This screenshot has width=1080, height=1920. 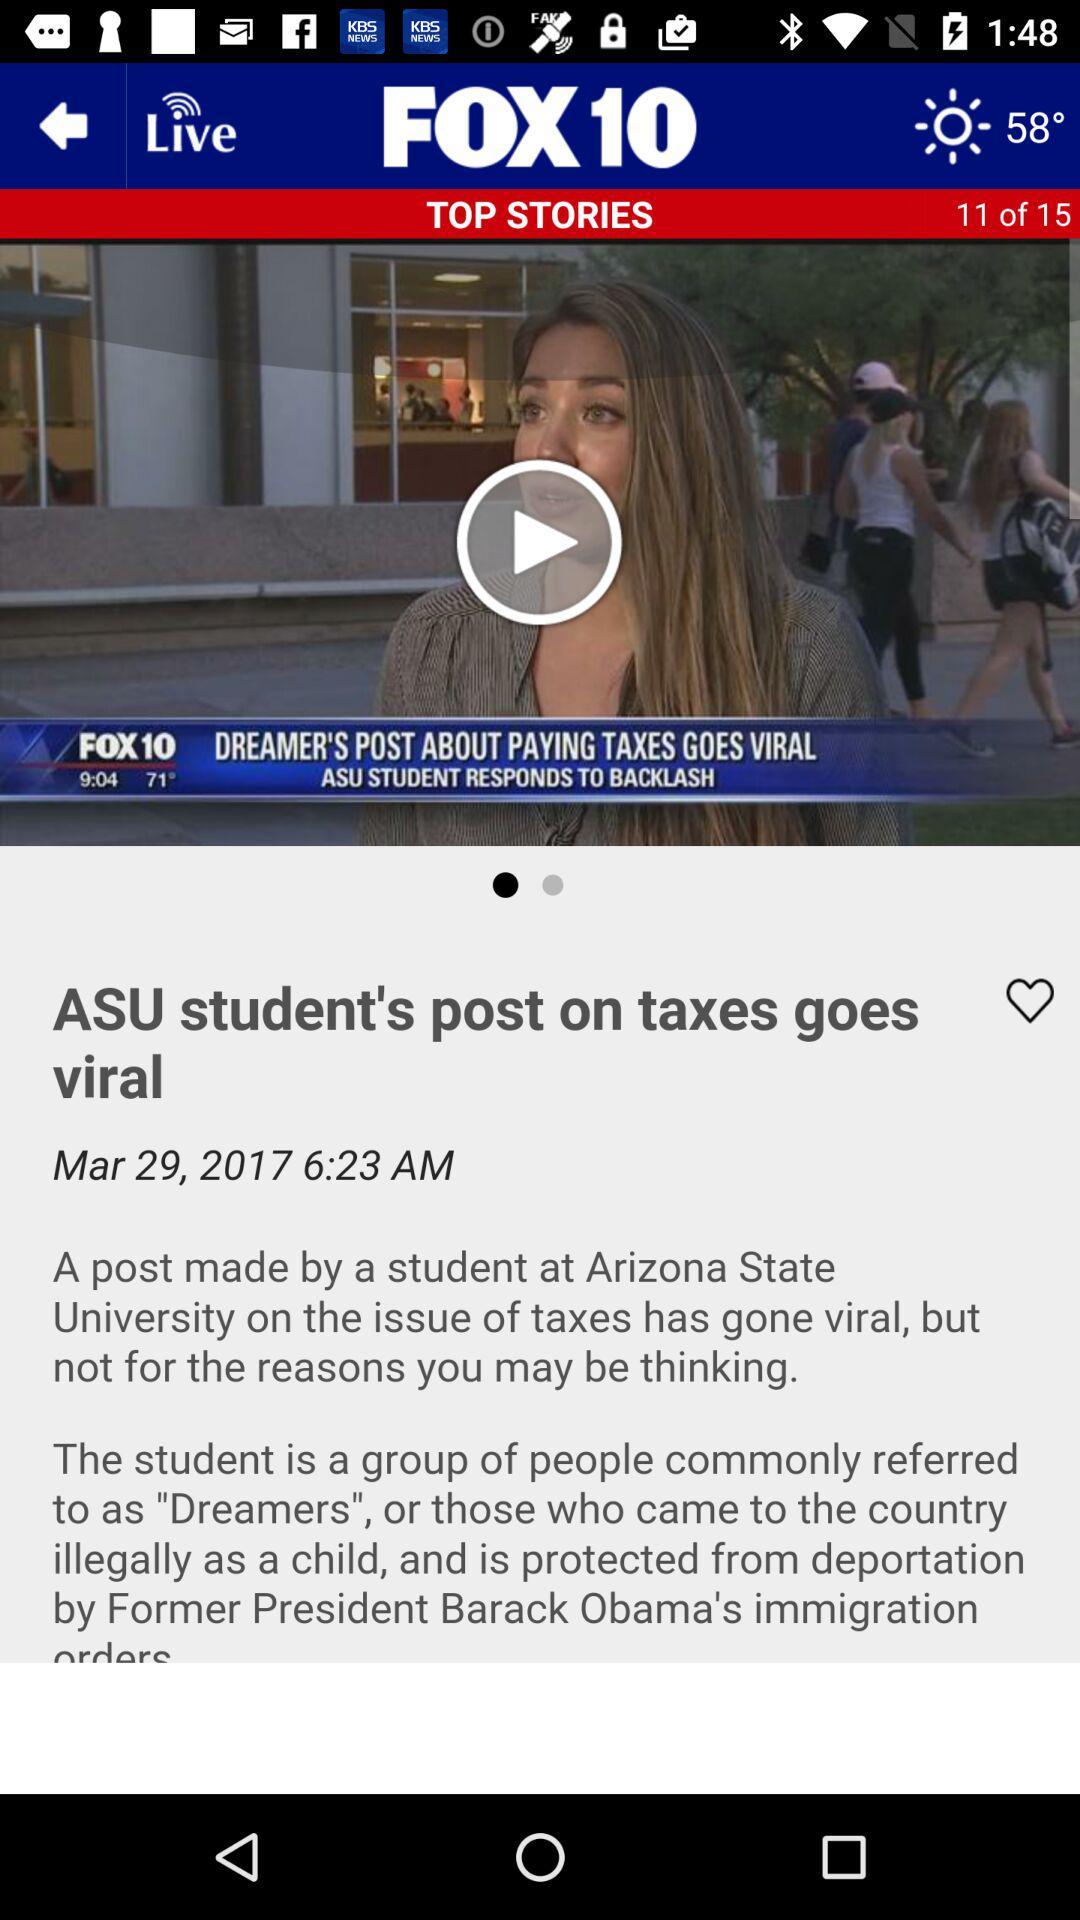 I want to click on backward, so click(x=61, y=124).